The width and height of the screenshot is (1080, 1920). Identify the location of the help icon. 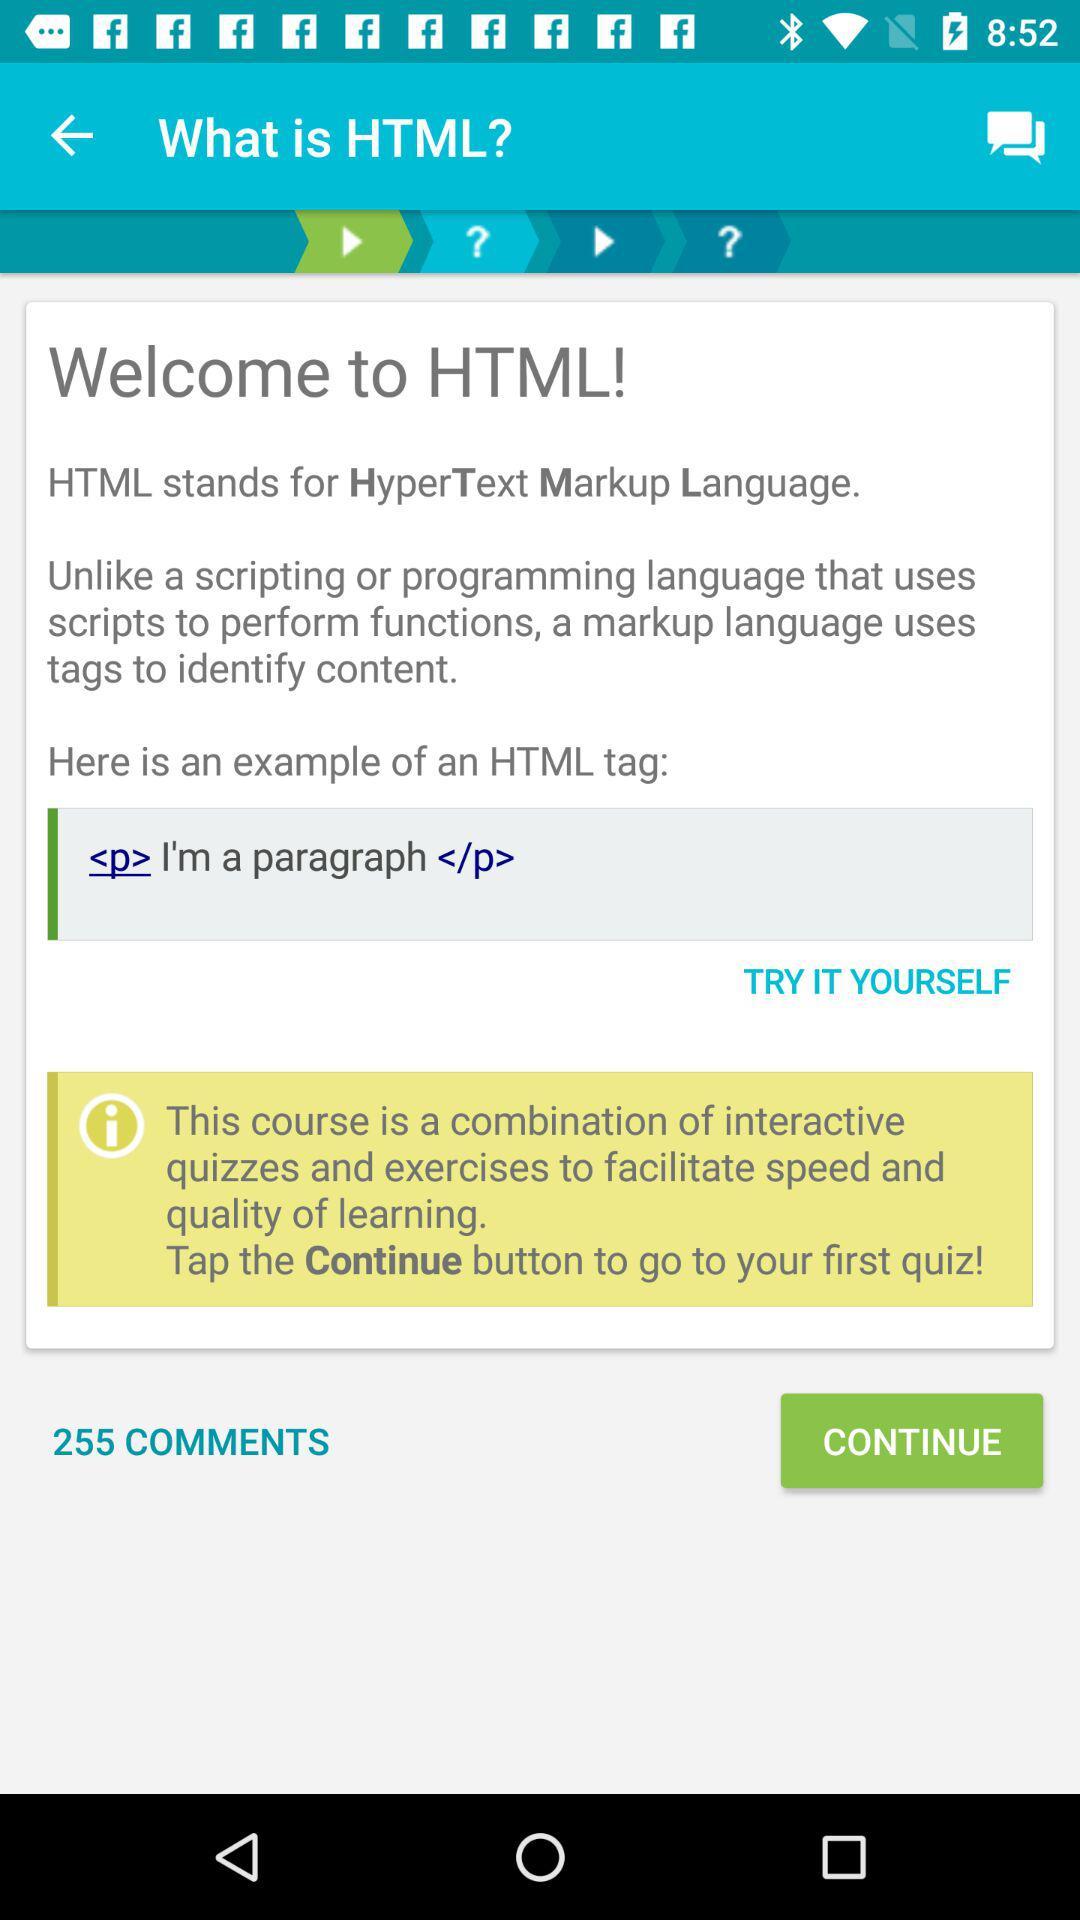
(477, 240).